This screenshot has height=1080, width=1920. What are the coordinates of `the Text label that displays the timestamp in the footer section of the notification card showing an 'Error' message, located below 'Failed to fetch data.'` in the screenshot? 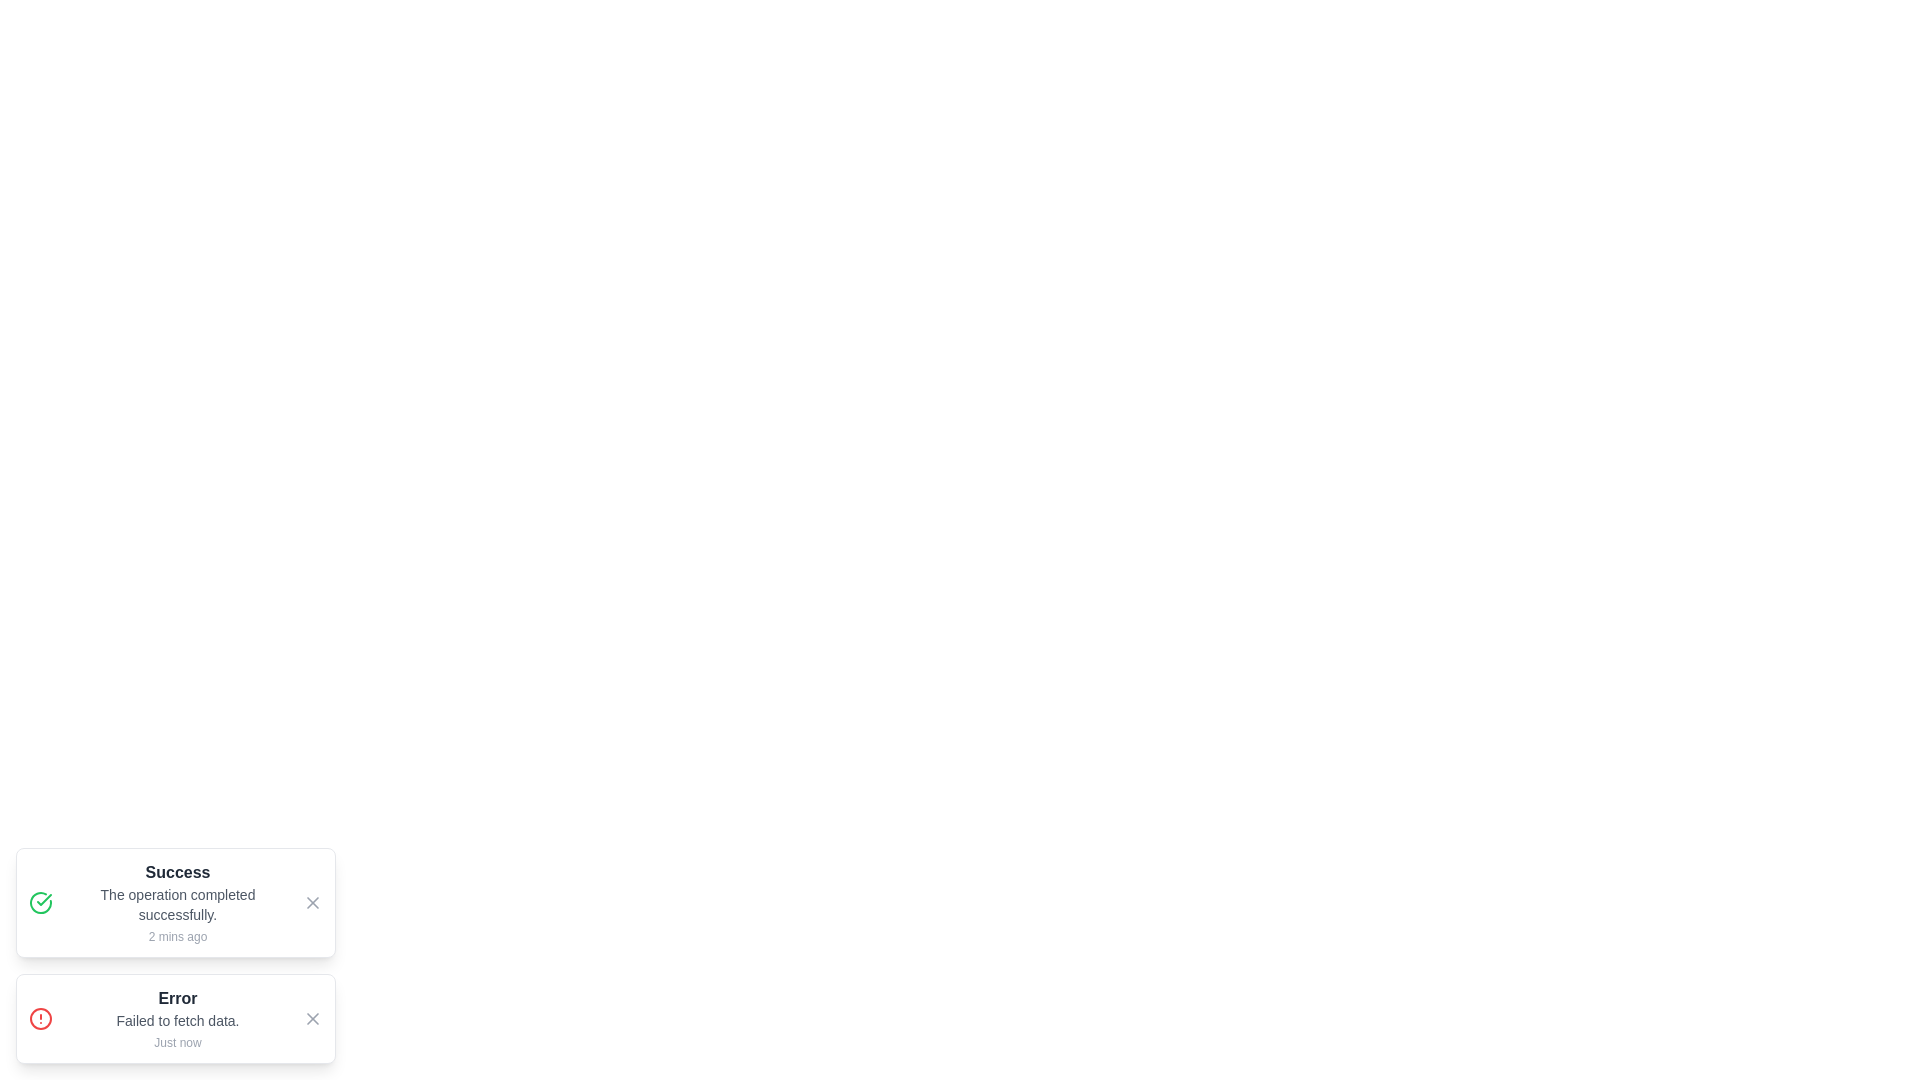 It's located at (177, 1041).